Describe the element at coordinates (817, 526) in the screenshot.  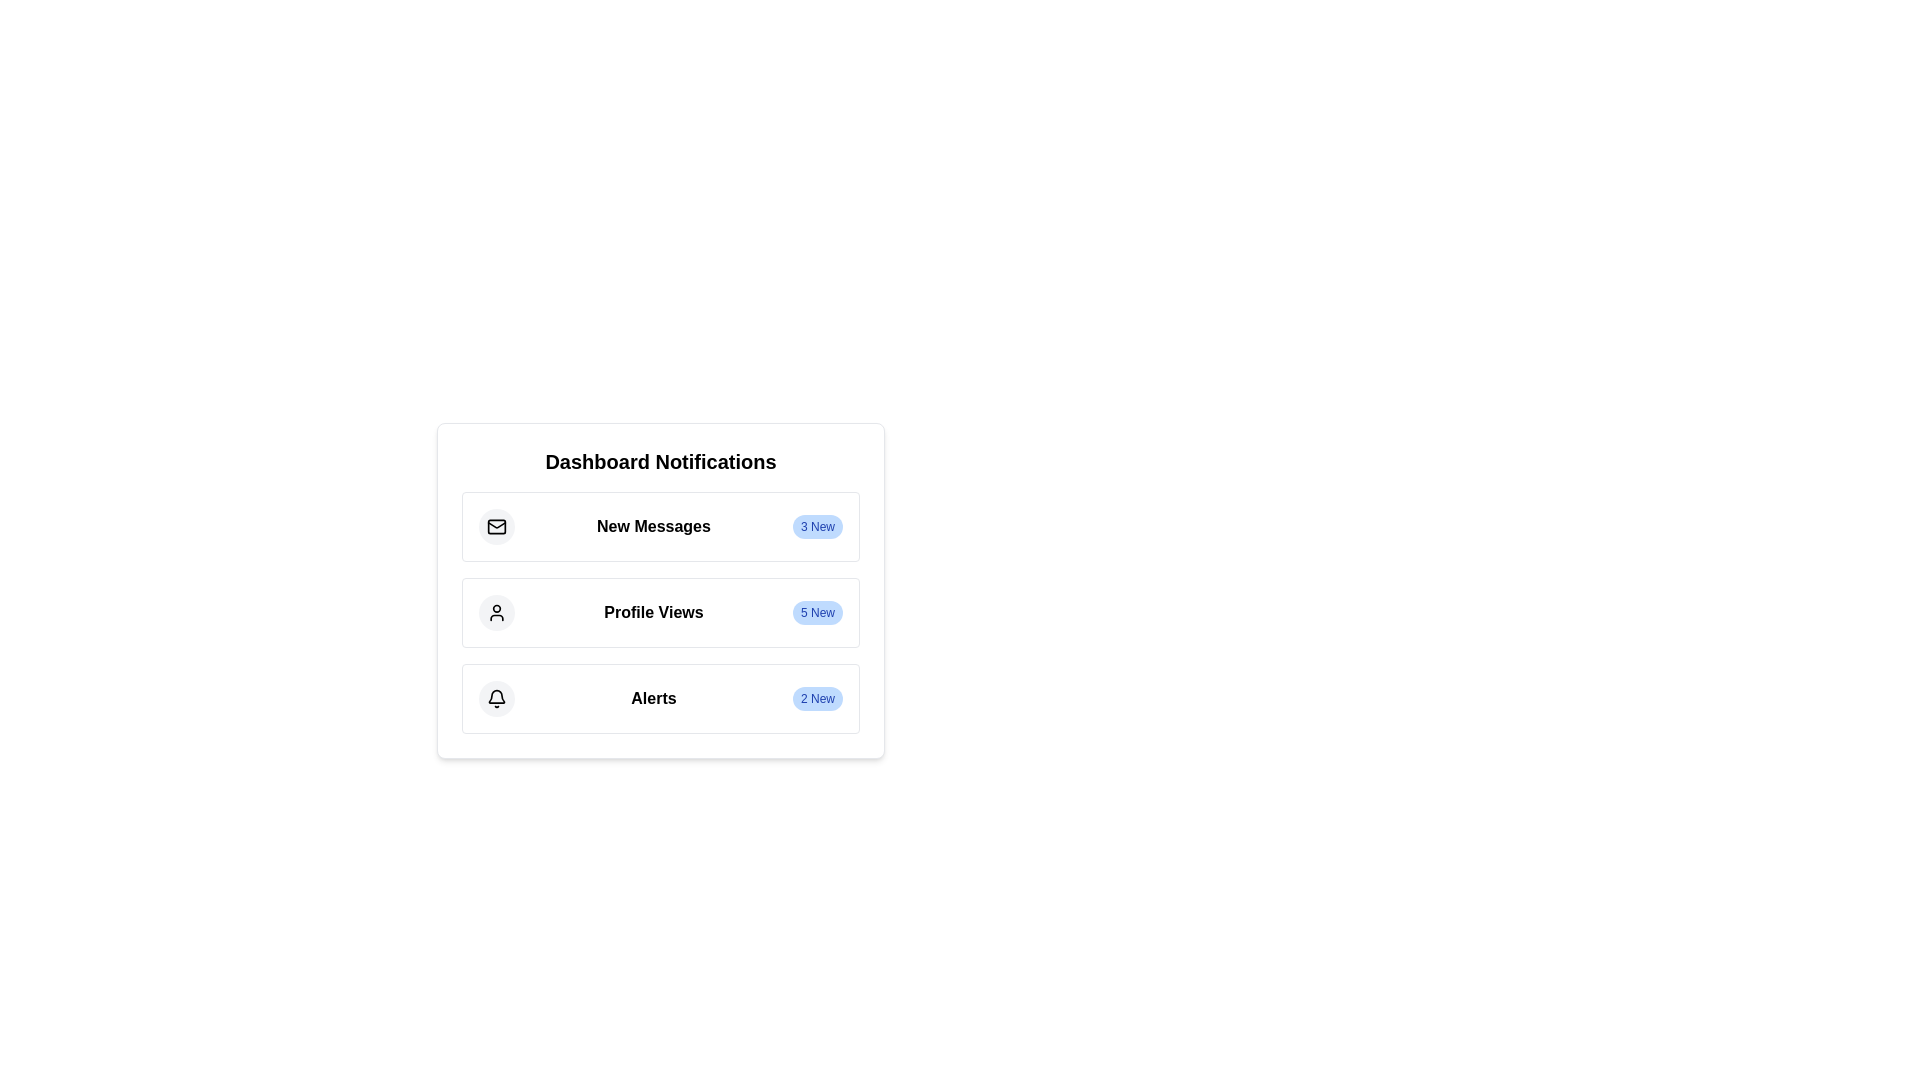
I see `the small rounded badge with a pale blue background and bold blue text displaying '3 New', located to the far right of the 'New Messages' row in the notification categories list` at that location.